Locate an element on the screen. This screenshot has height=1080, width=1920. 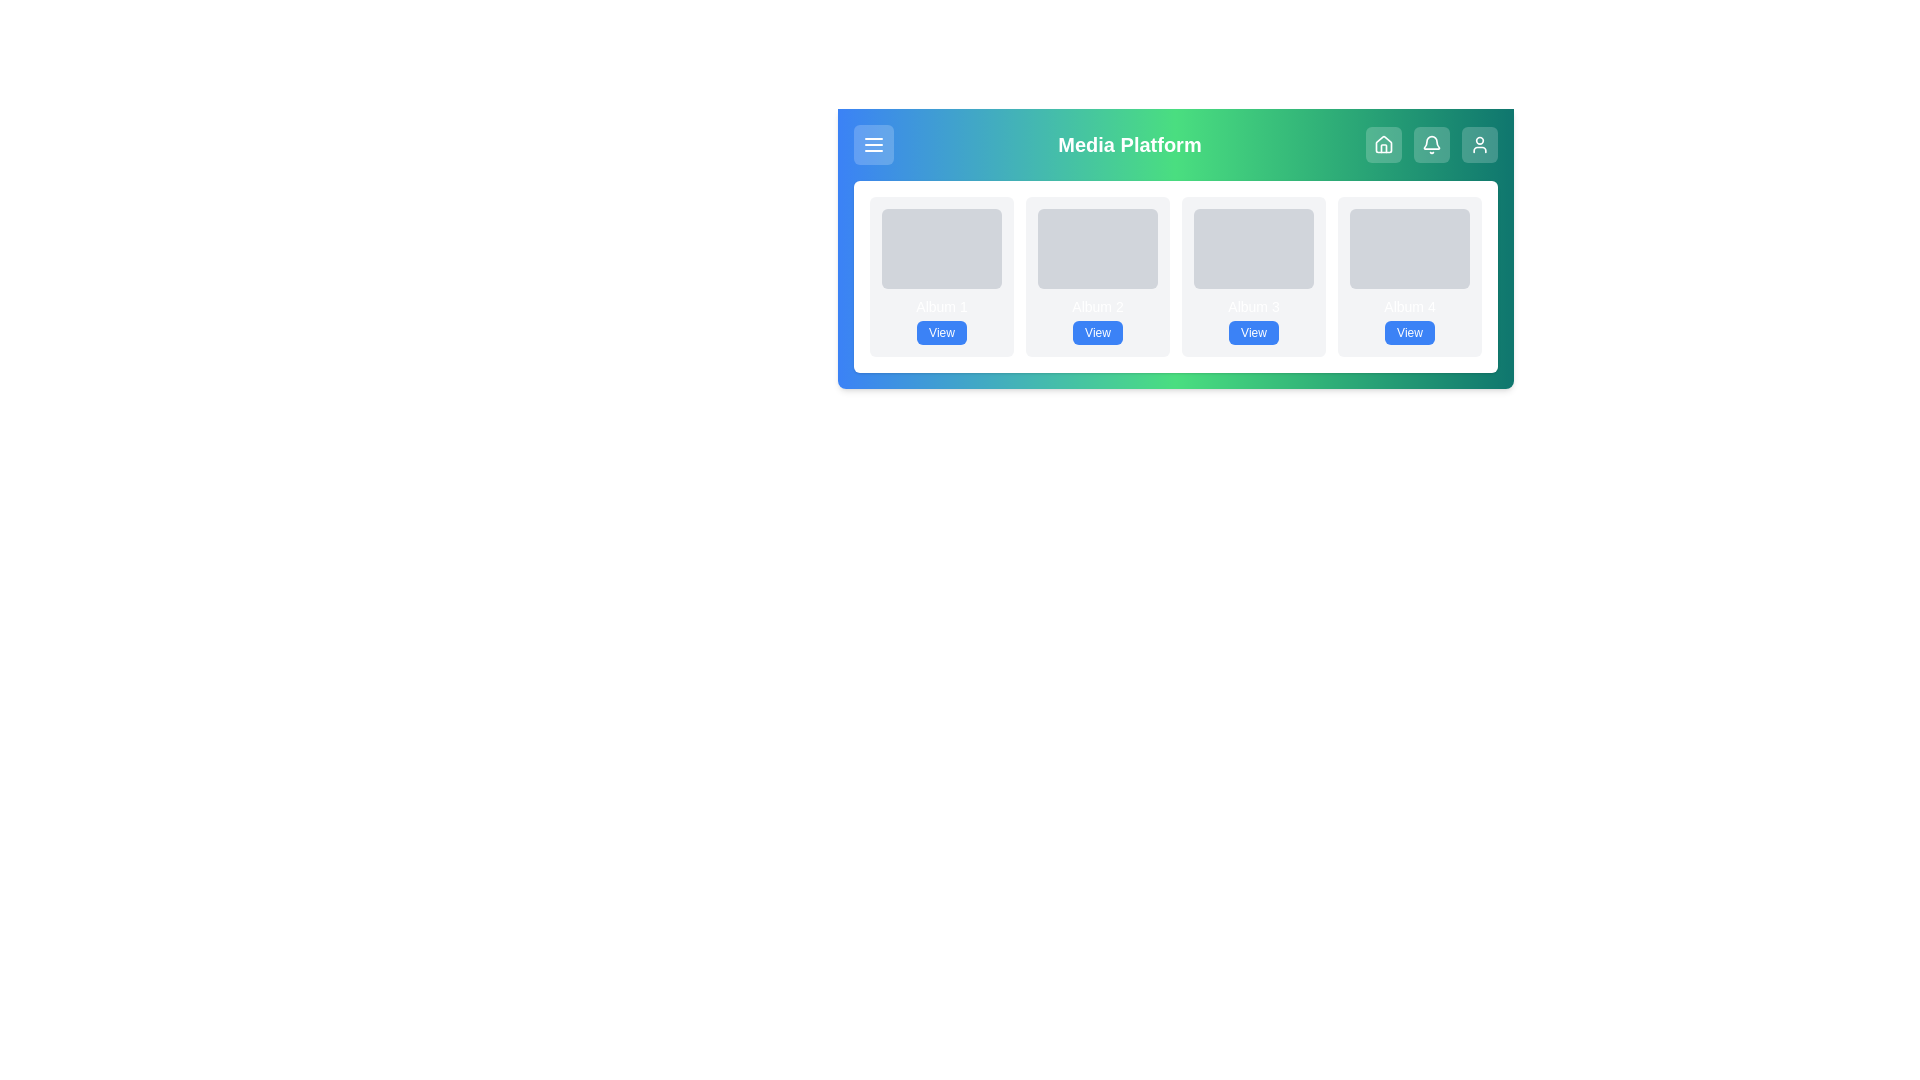
the 'View' button for album 2 is located at coordinates (1097, 331).